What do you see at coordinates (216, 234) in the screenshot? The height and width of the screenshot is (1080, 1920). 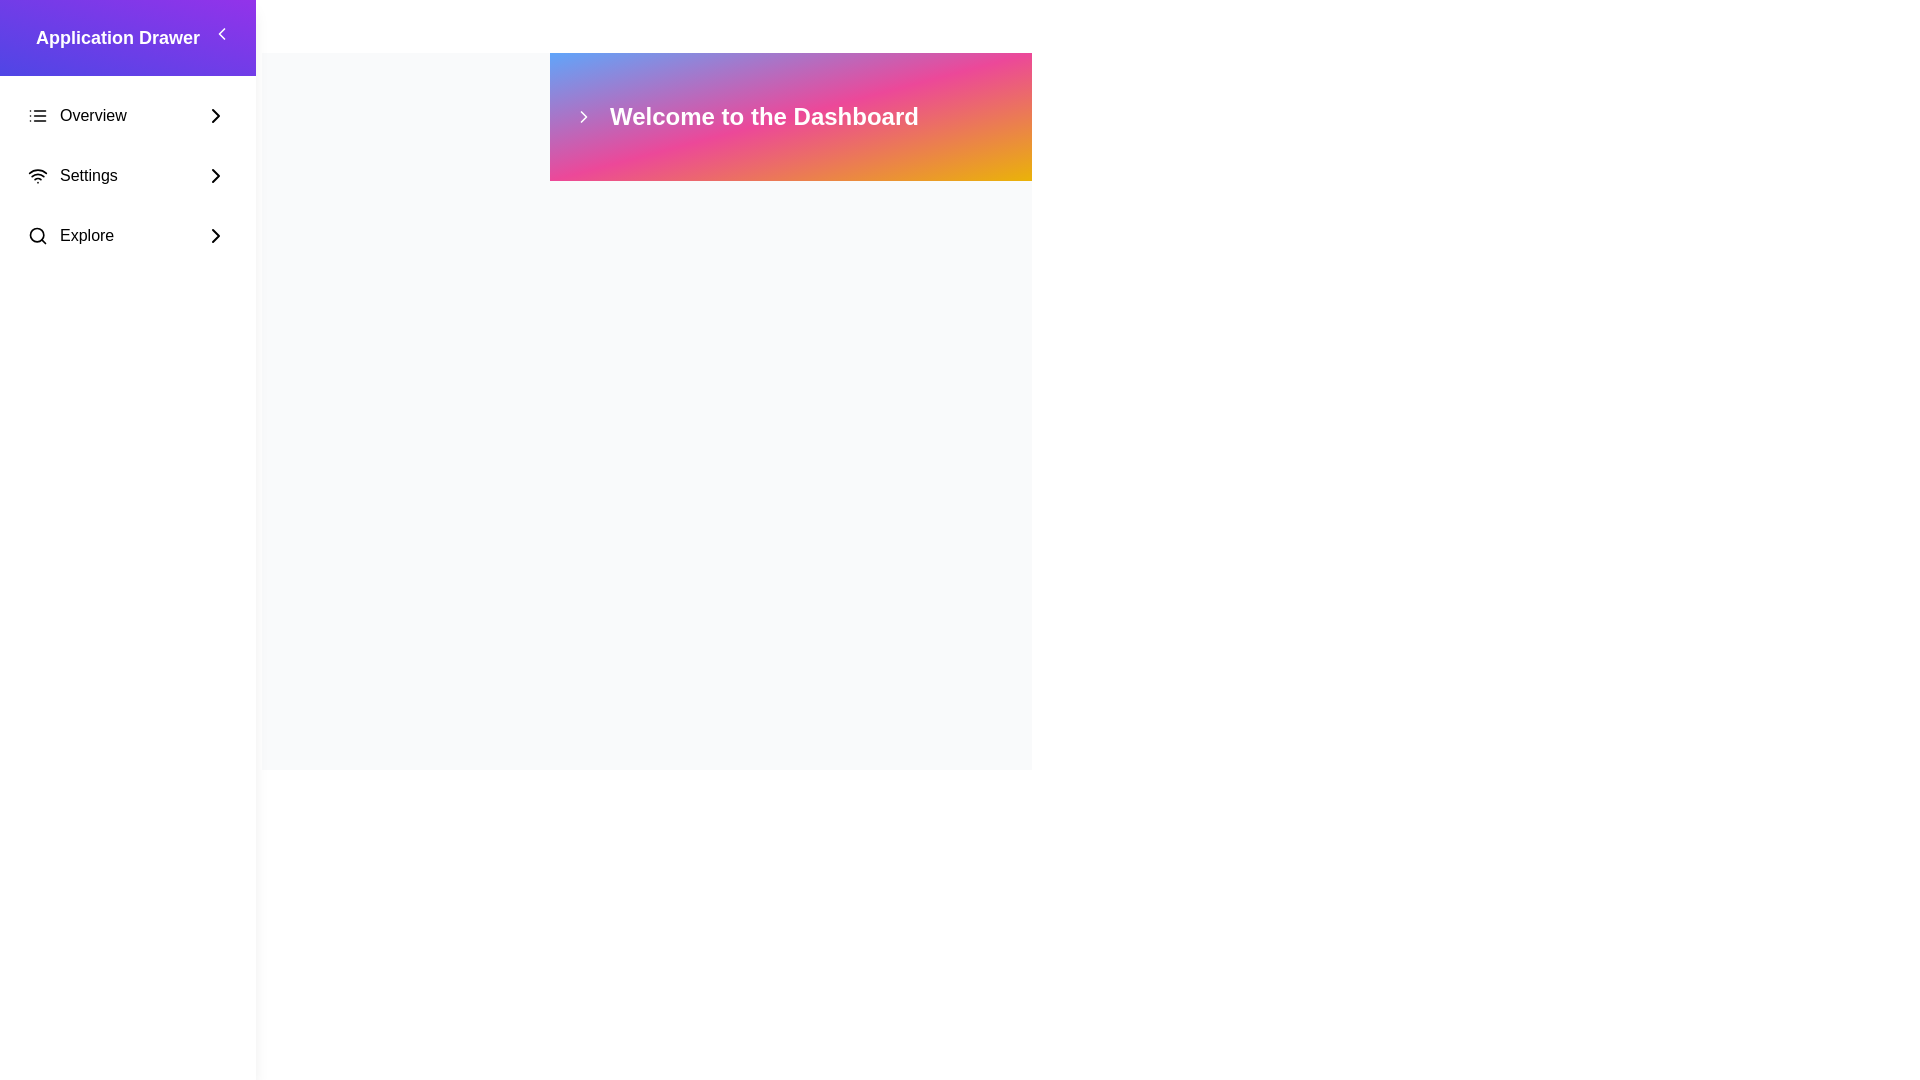 I see `the right-pointing chevron icon located to the right of the 'Explore' label in the application drawer menu` at bounding box center [216, 234].